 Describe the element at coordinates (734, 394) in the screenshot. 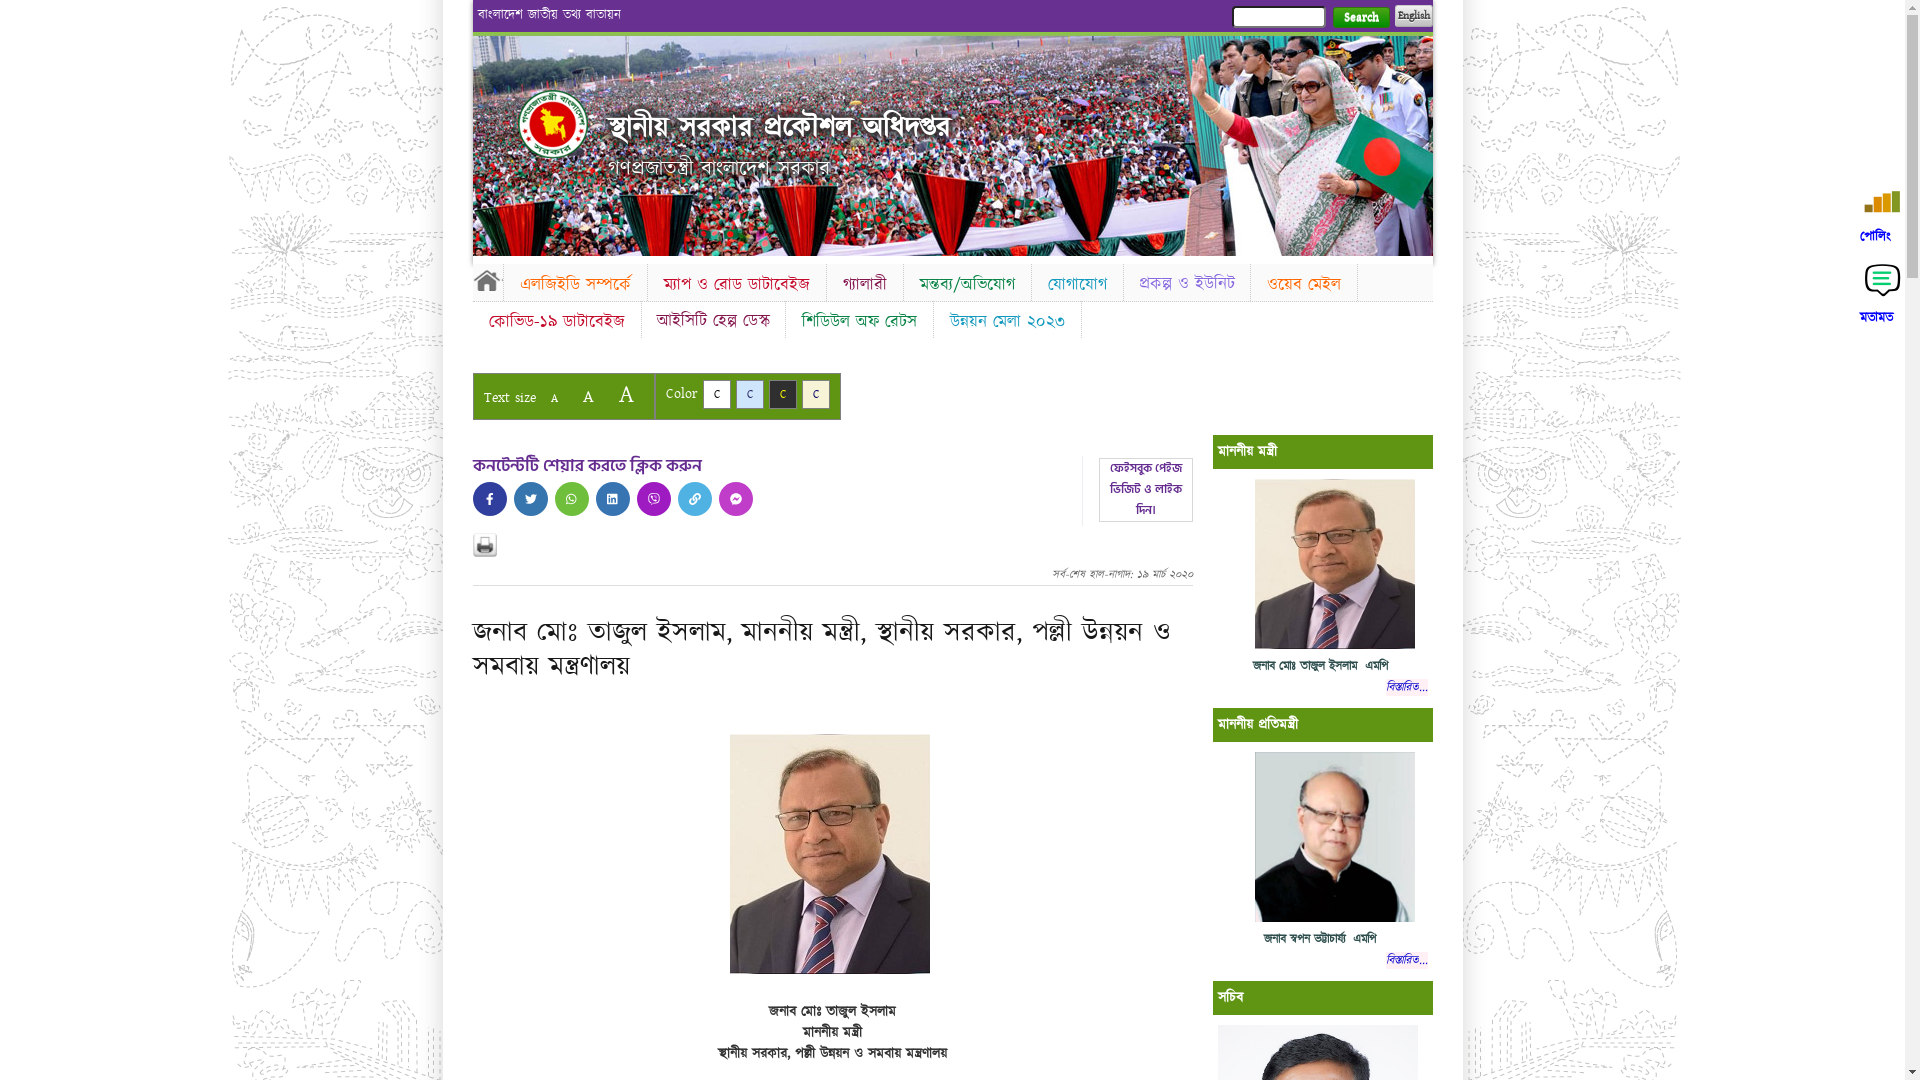

I see `'C'` at that location.